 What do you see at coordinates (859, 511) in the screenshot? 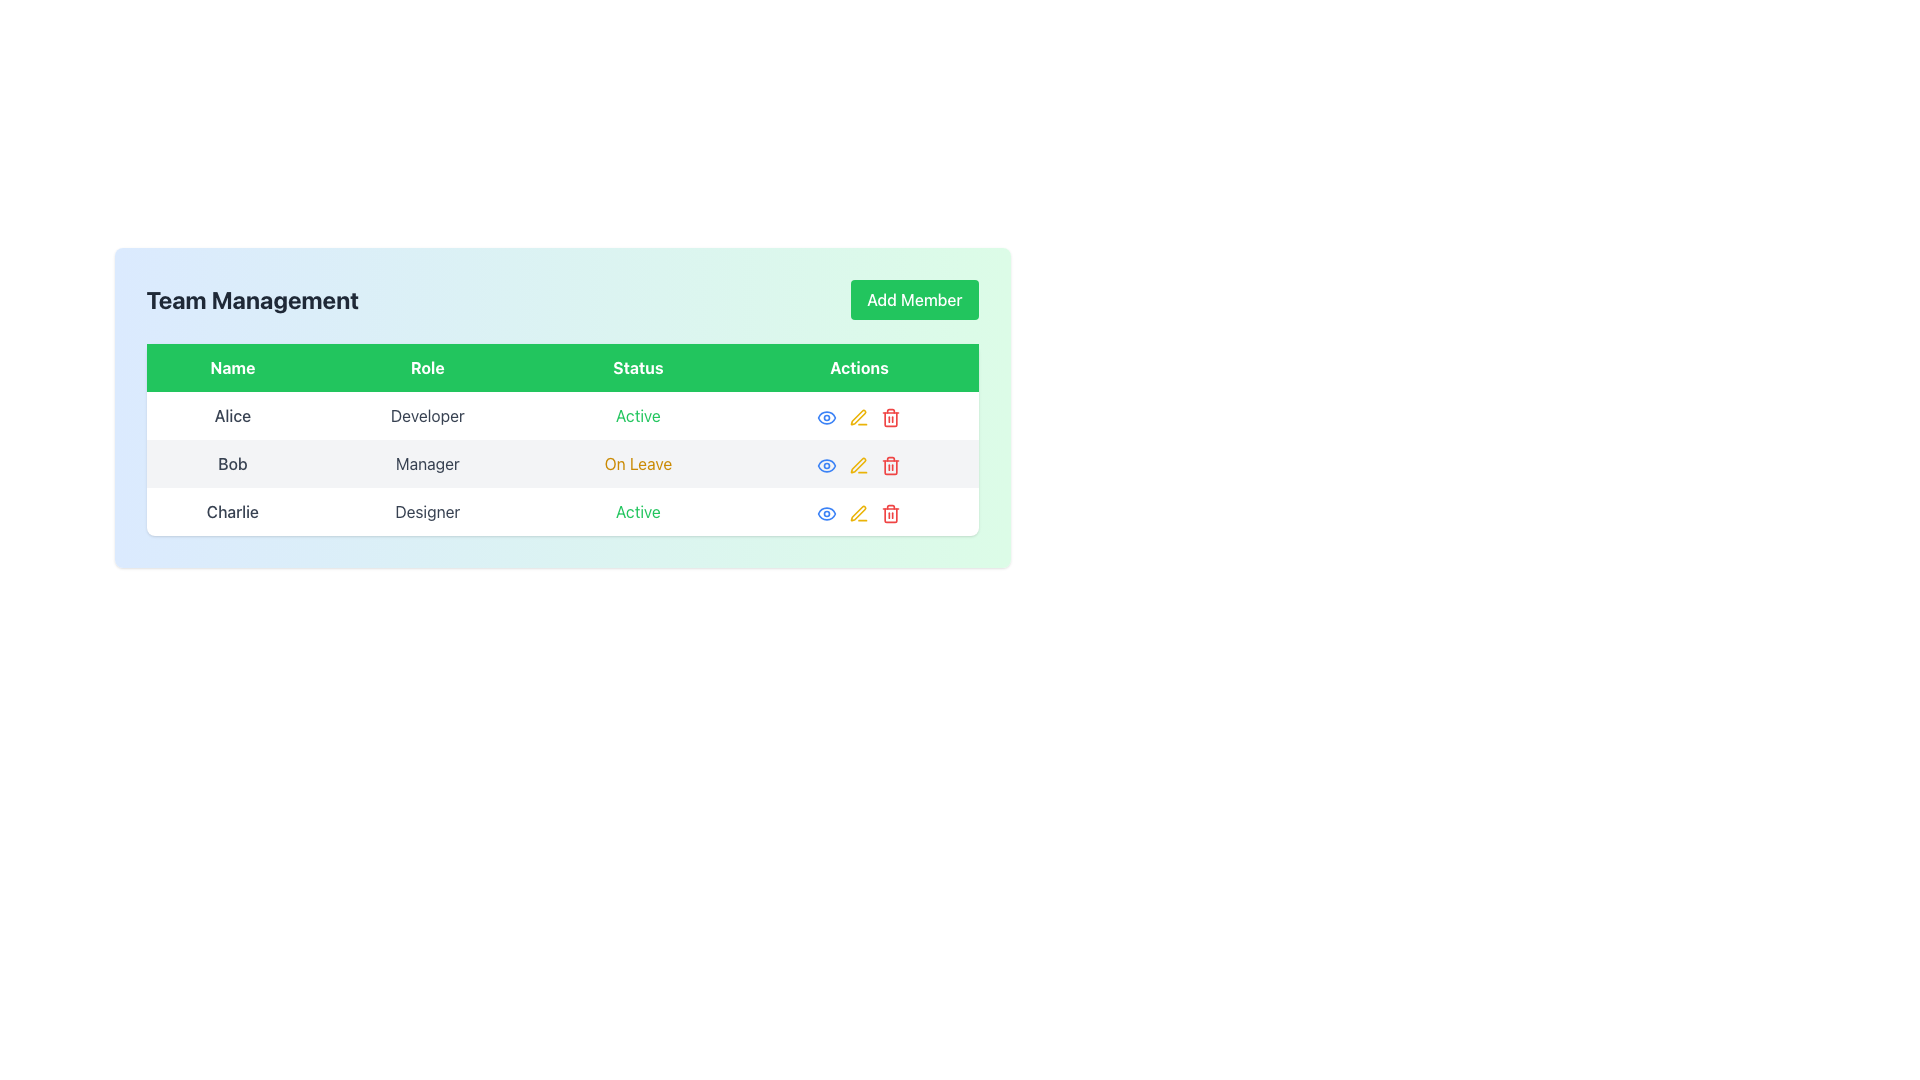
I see `the edit icon button in the Actions column for the row associated with user 'Charlie' to initiate the edit action` at bounding box center [859, 511].